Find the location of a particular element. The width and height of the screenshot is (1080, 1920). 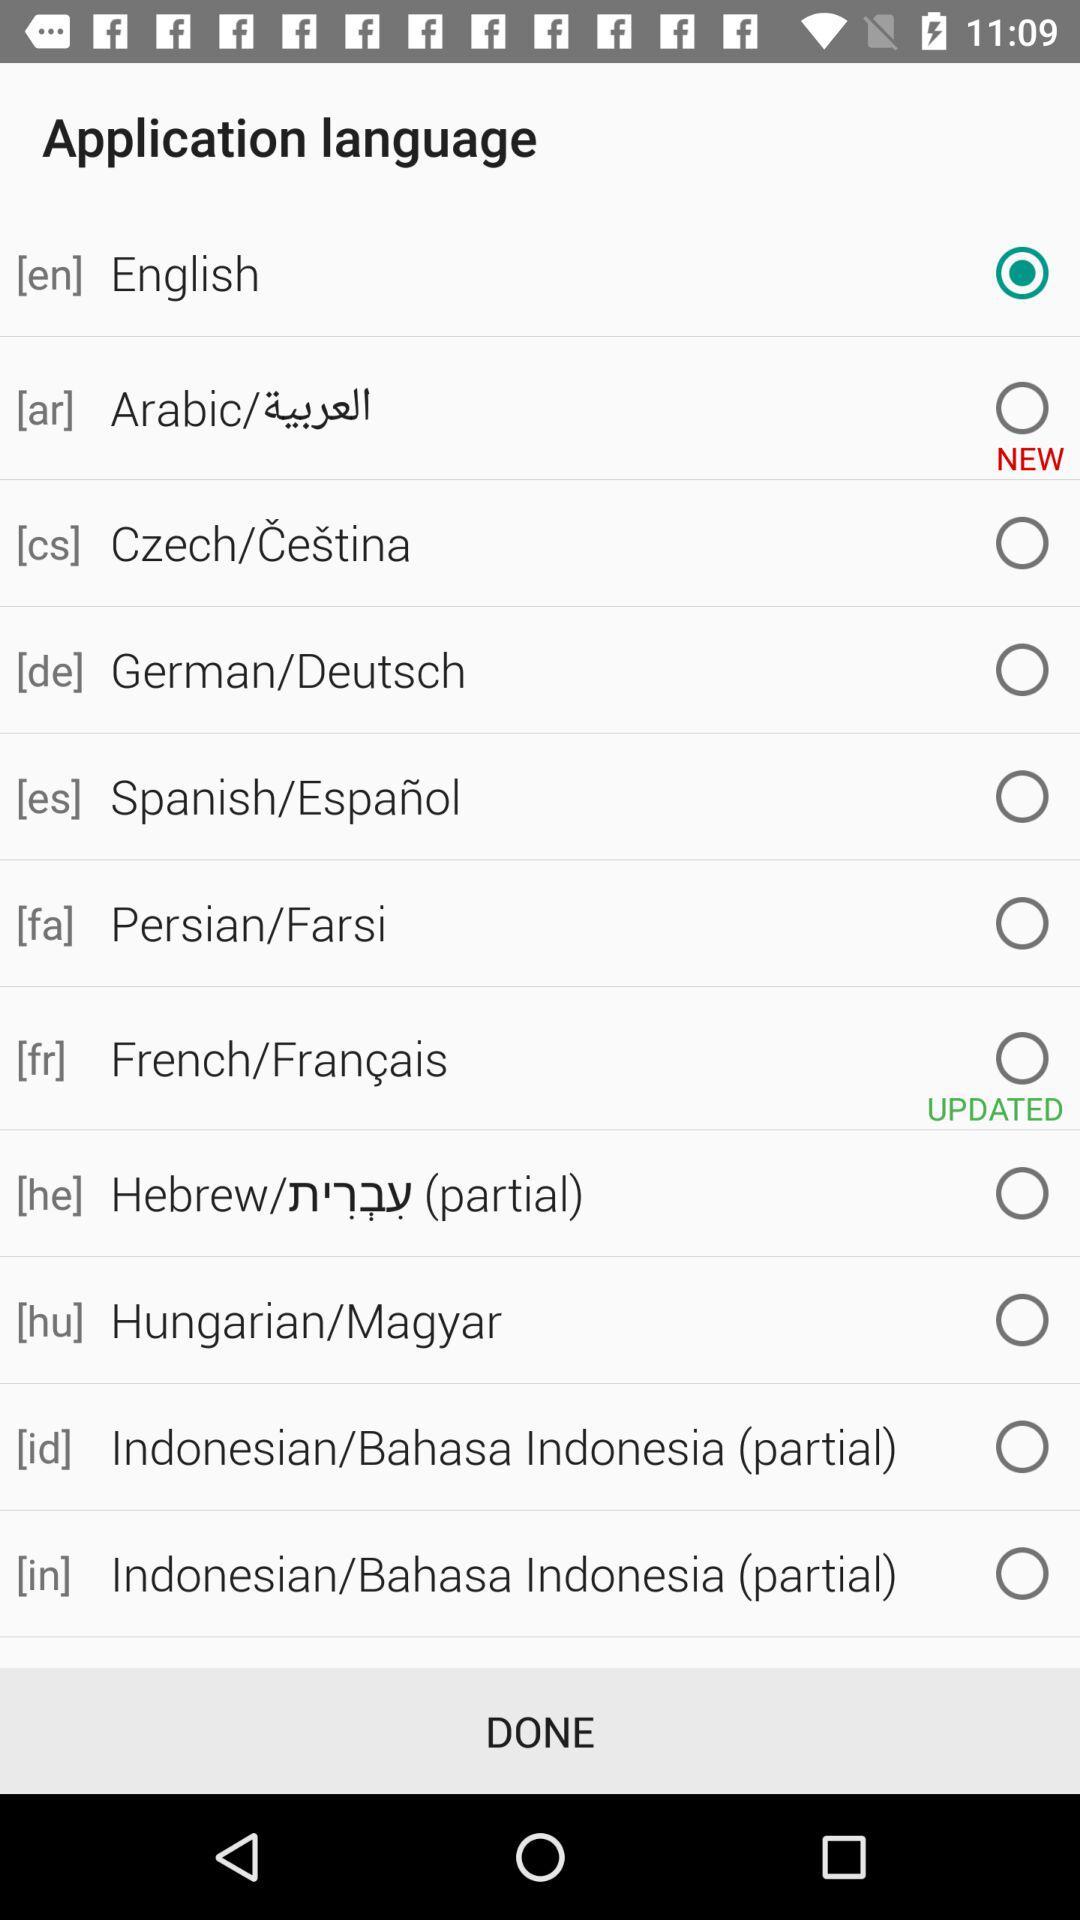

the new at the top right corner is located at coordinates (1030, 449).